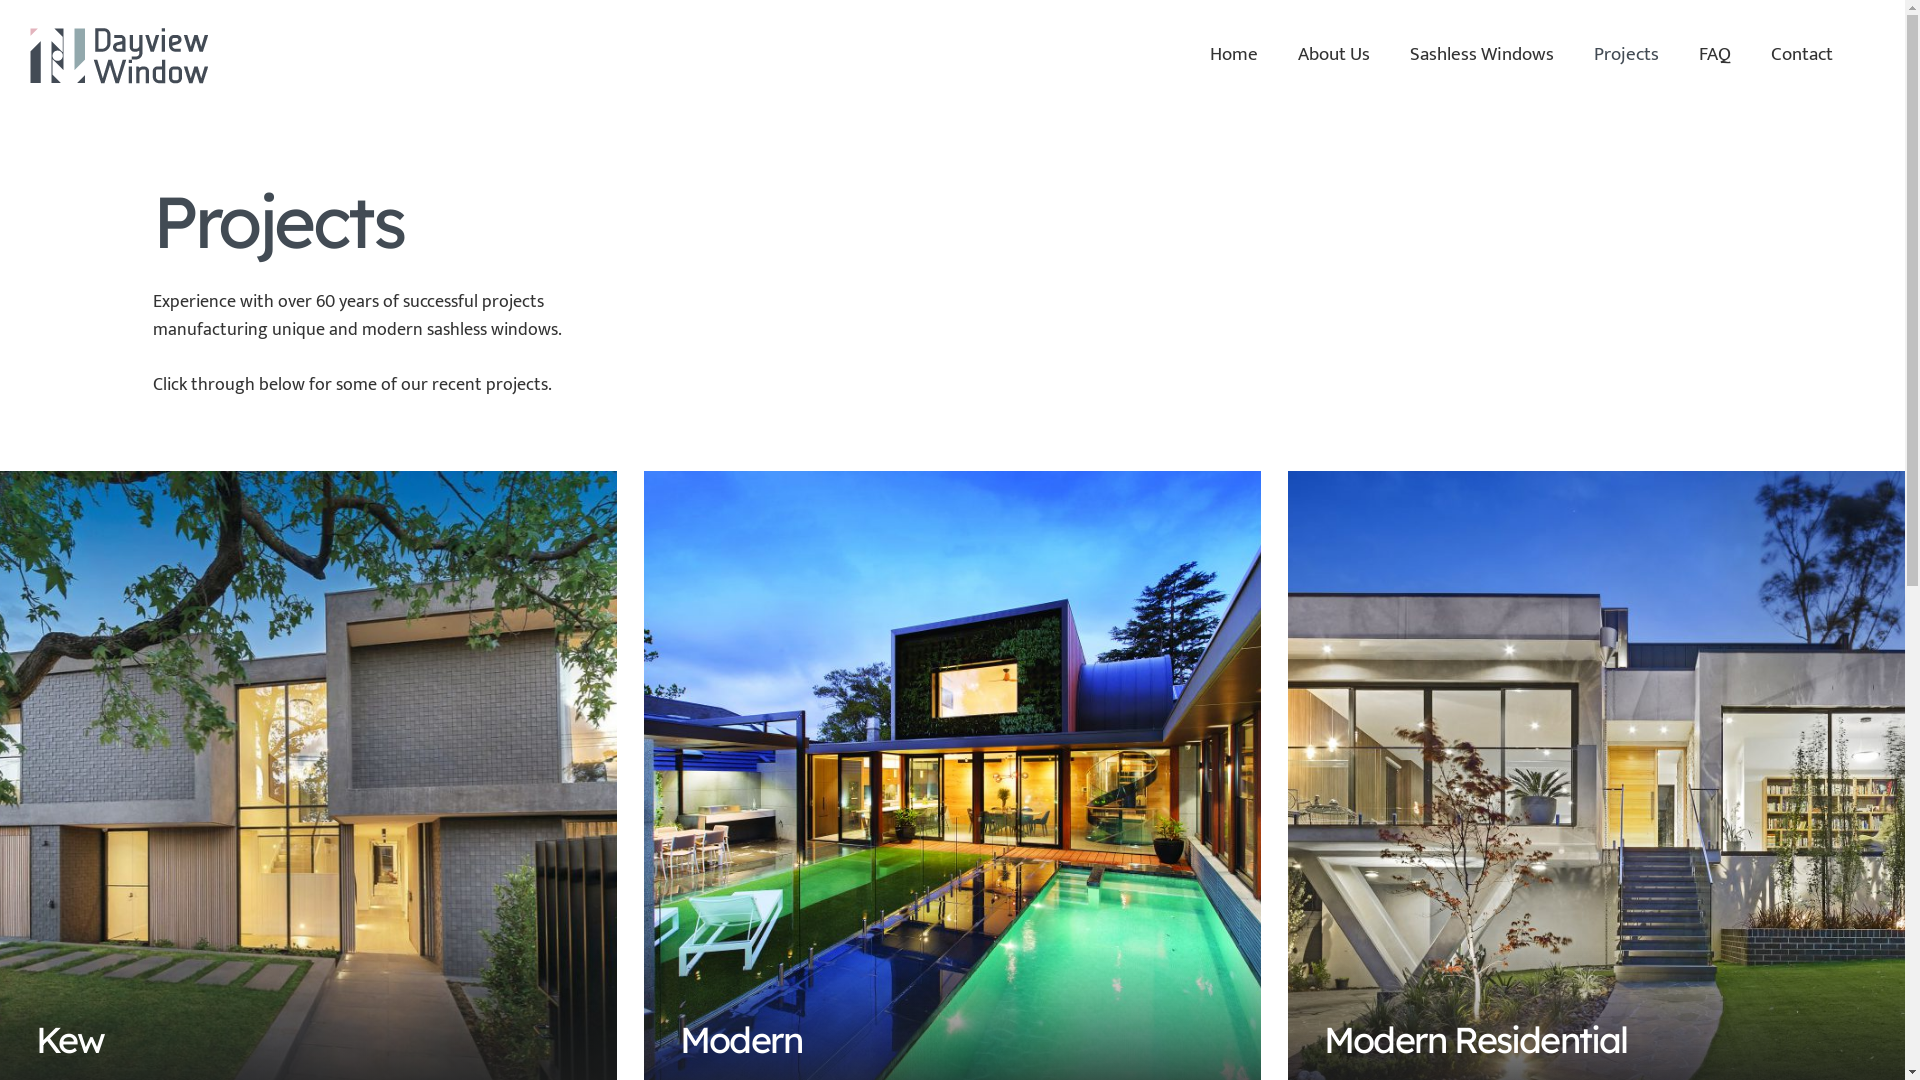  What do you see at coordinates (1232, 53) in the screenshot?
I see `'Home'` at bounding box center [1232, 53].